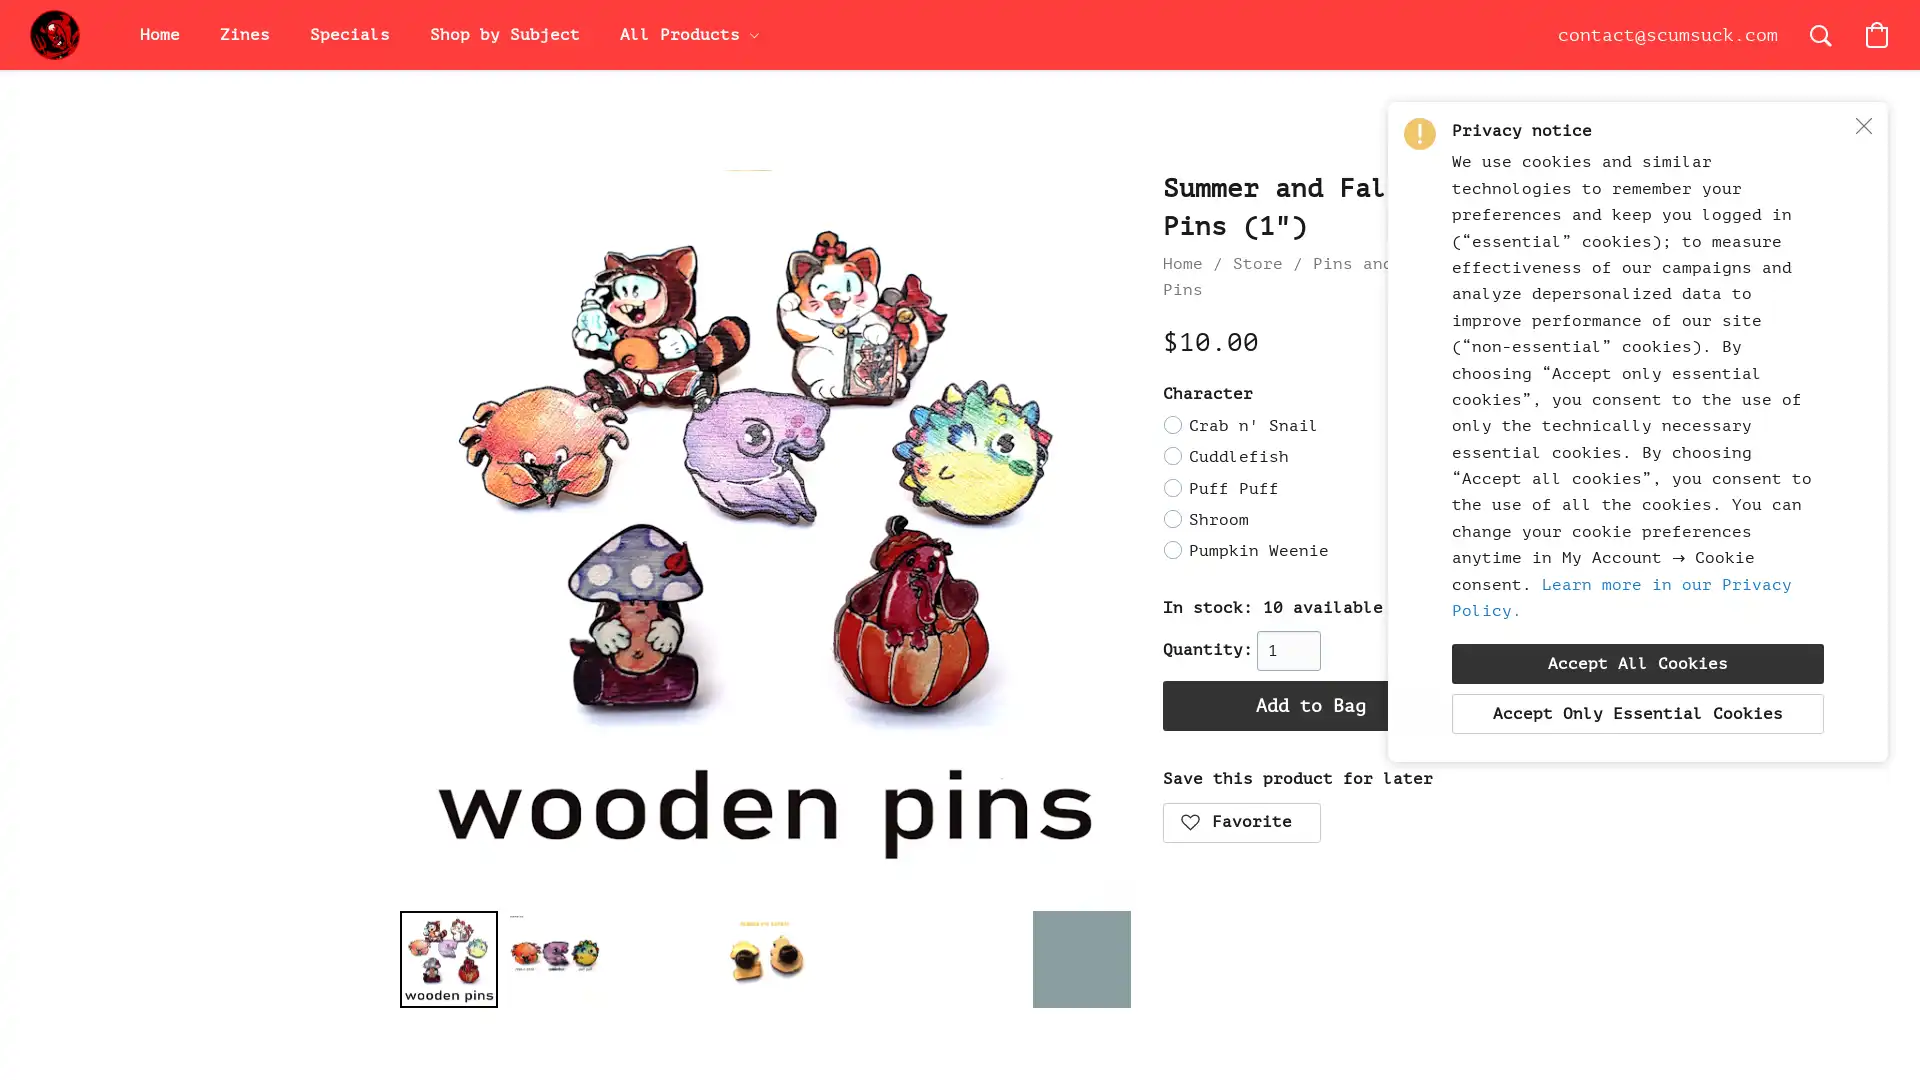 The width and height of the screenshot is (1920, 1080). What do you see at coordinates (1820, 34) in the screenshot?
I see `Search the website` at bounding box center [1820, 34].